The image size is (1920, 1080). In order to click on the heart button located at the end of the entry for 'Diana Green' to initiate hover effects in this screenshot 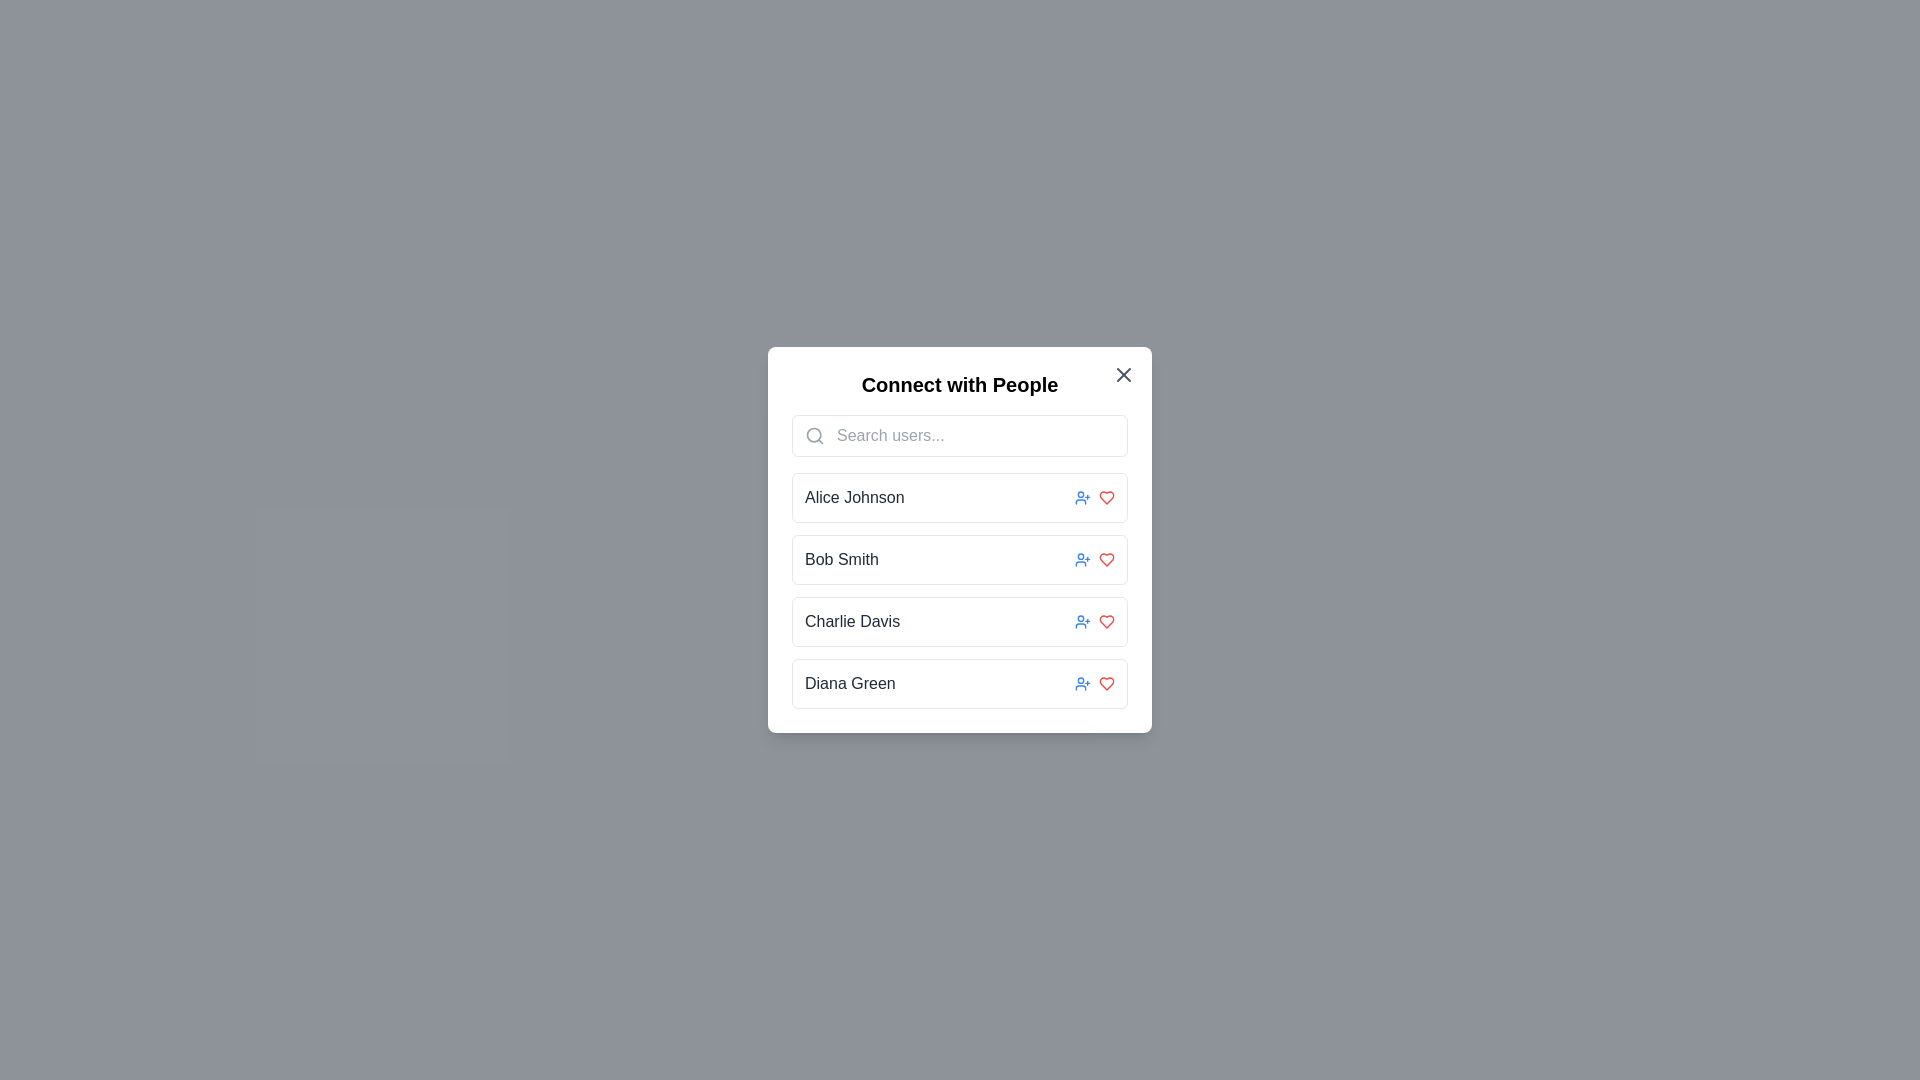, I will do `click(1106, 682)`.